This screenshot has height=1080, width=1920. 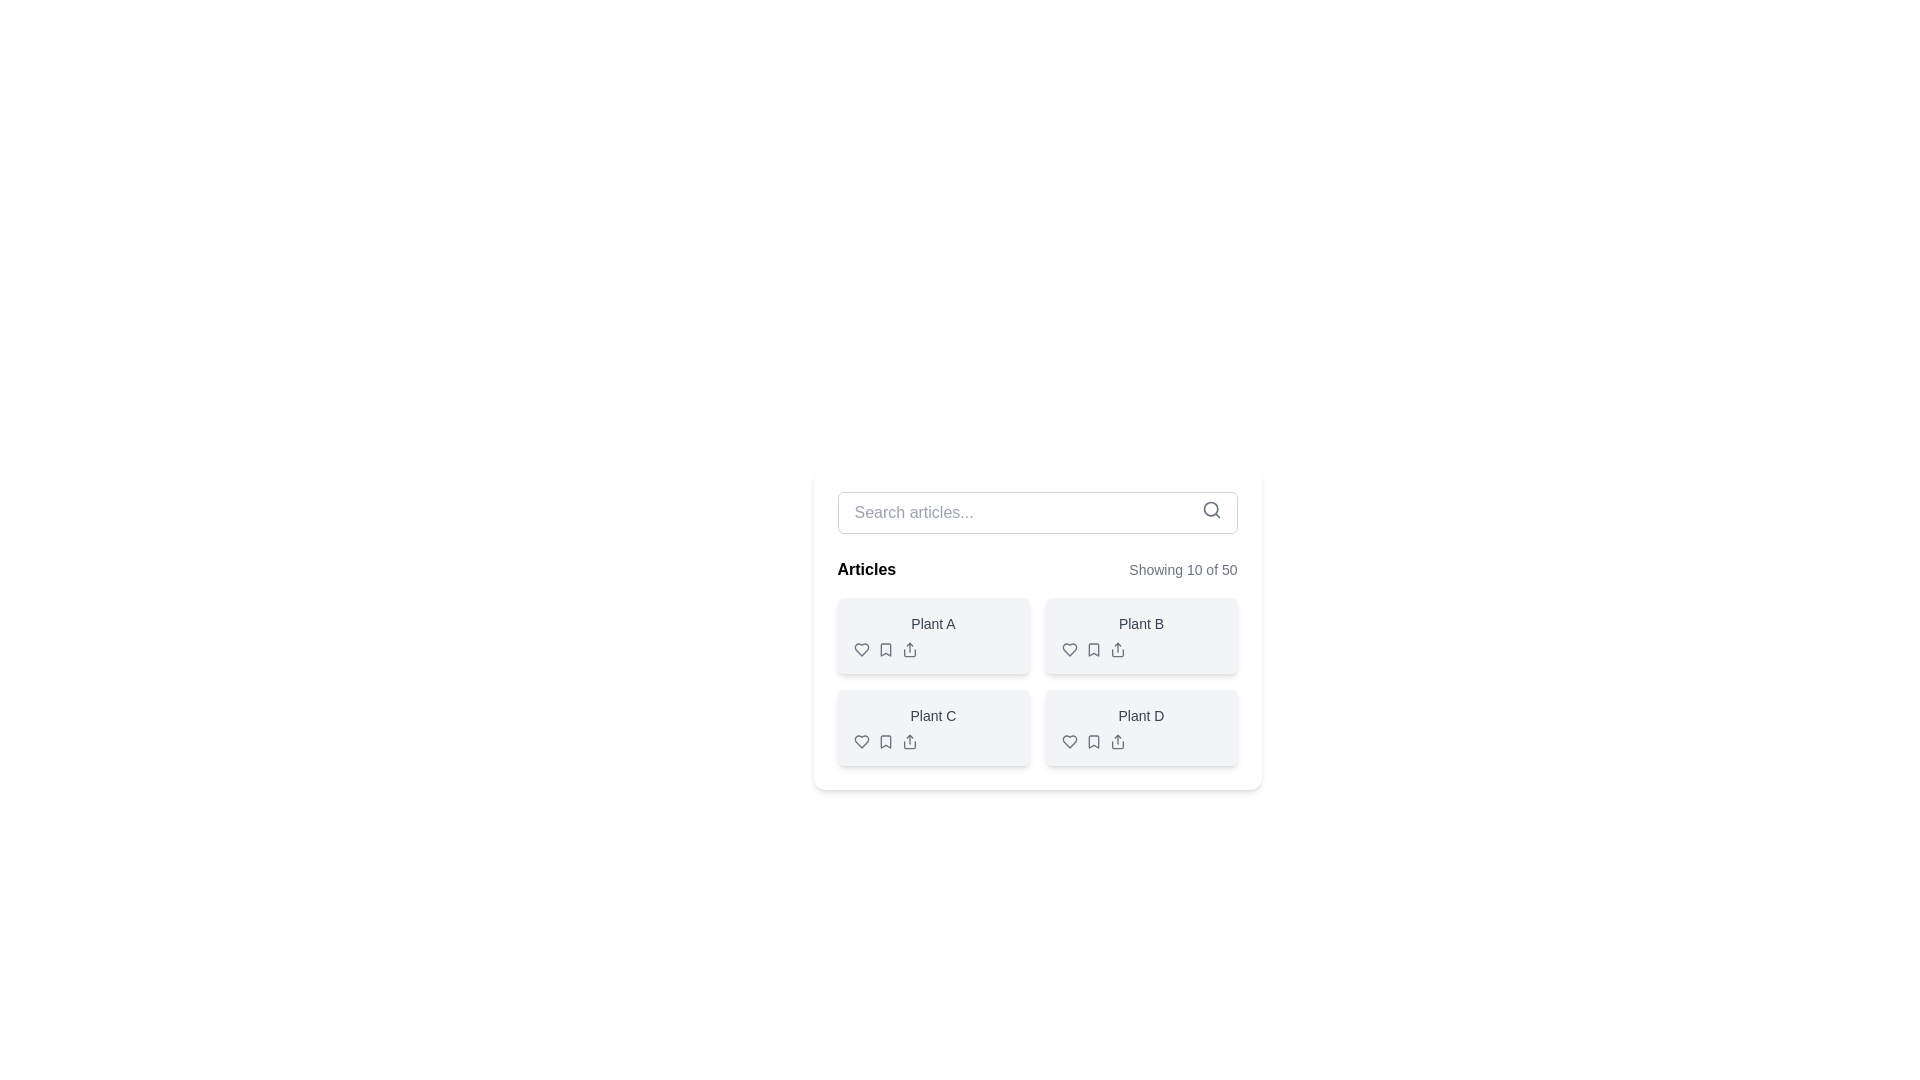 I want to click on the text display element that shows the message 'Showing 10 of 50', located on the right side of the header section above the grid of items, so click(x=1183, y=570).